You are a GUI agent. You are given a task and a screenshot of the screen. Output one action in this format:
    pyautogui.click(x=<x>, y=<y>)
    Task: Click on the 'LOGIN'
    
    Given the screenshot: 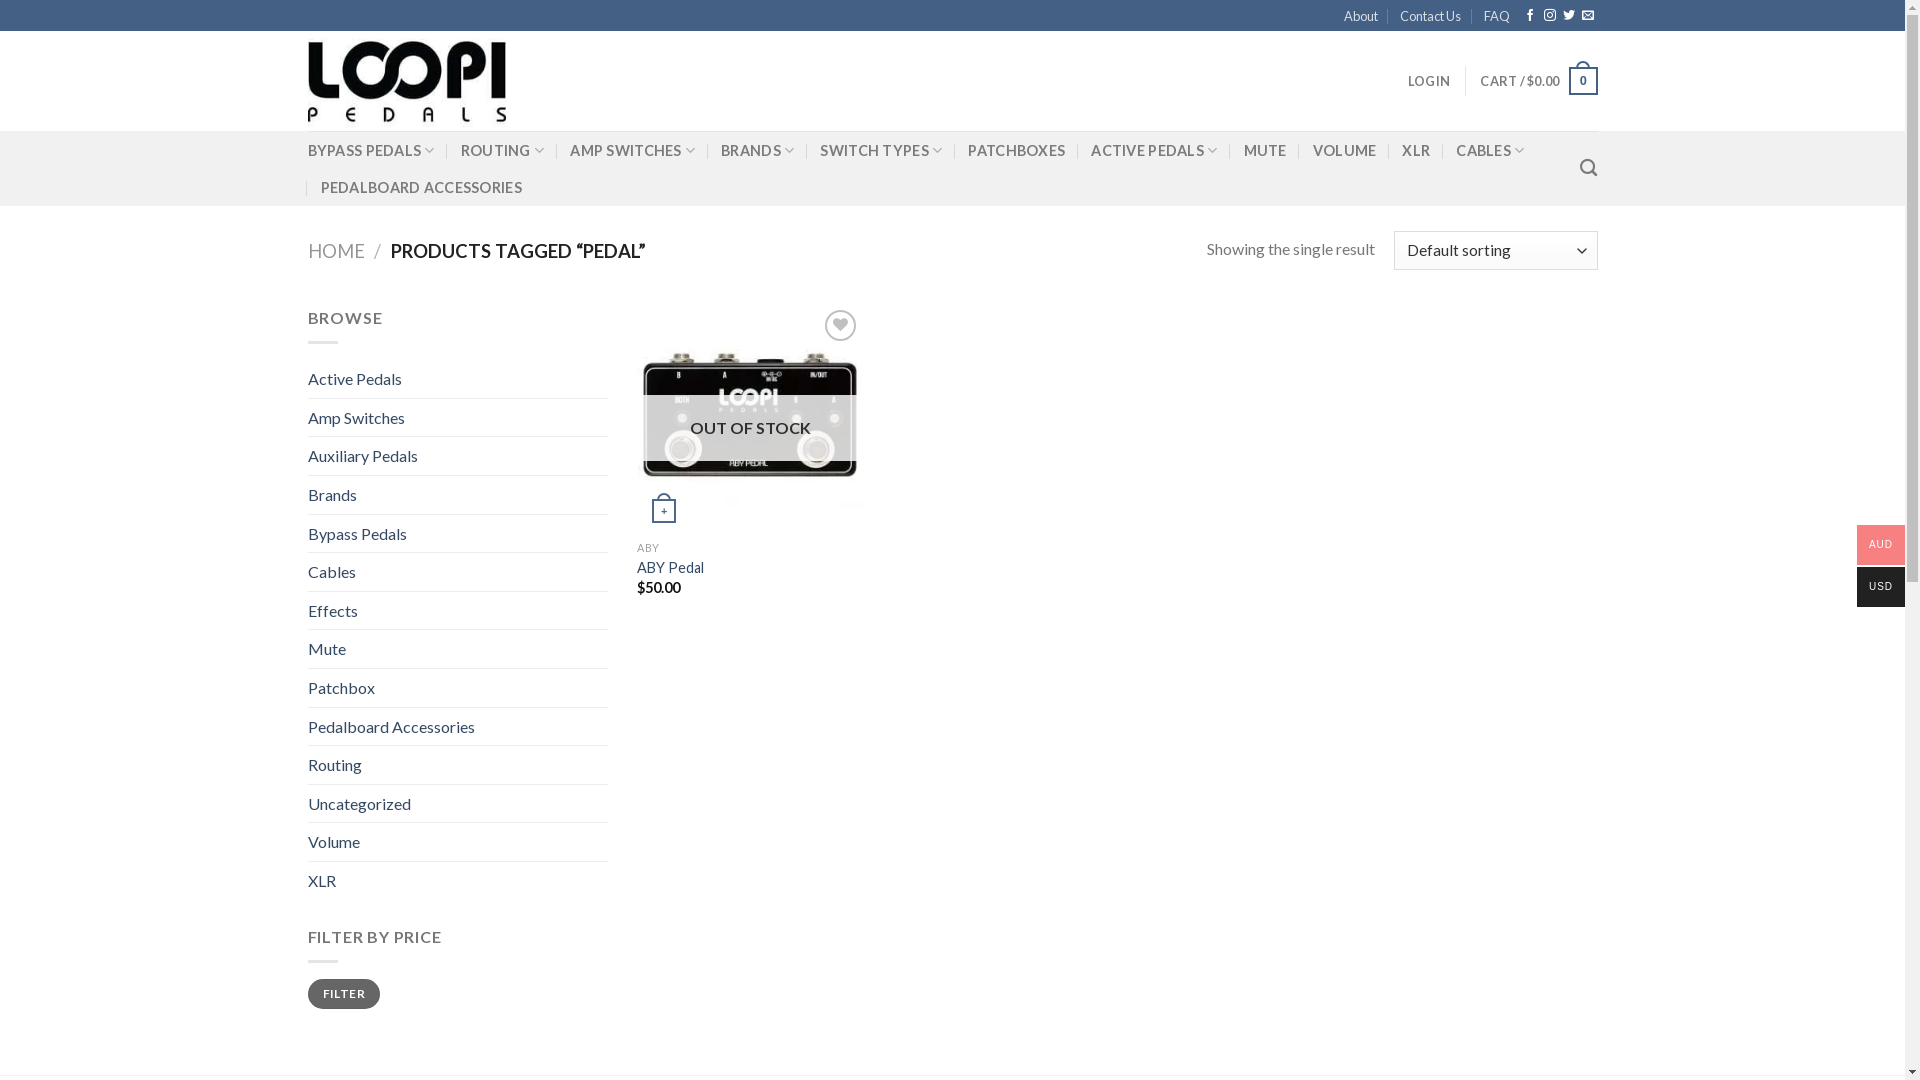 What is the action you would take?
    pyautogui.click(x=1428, y=80)
    